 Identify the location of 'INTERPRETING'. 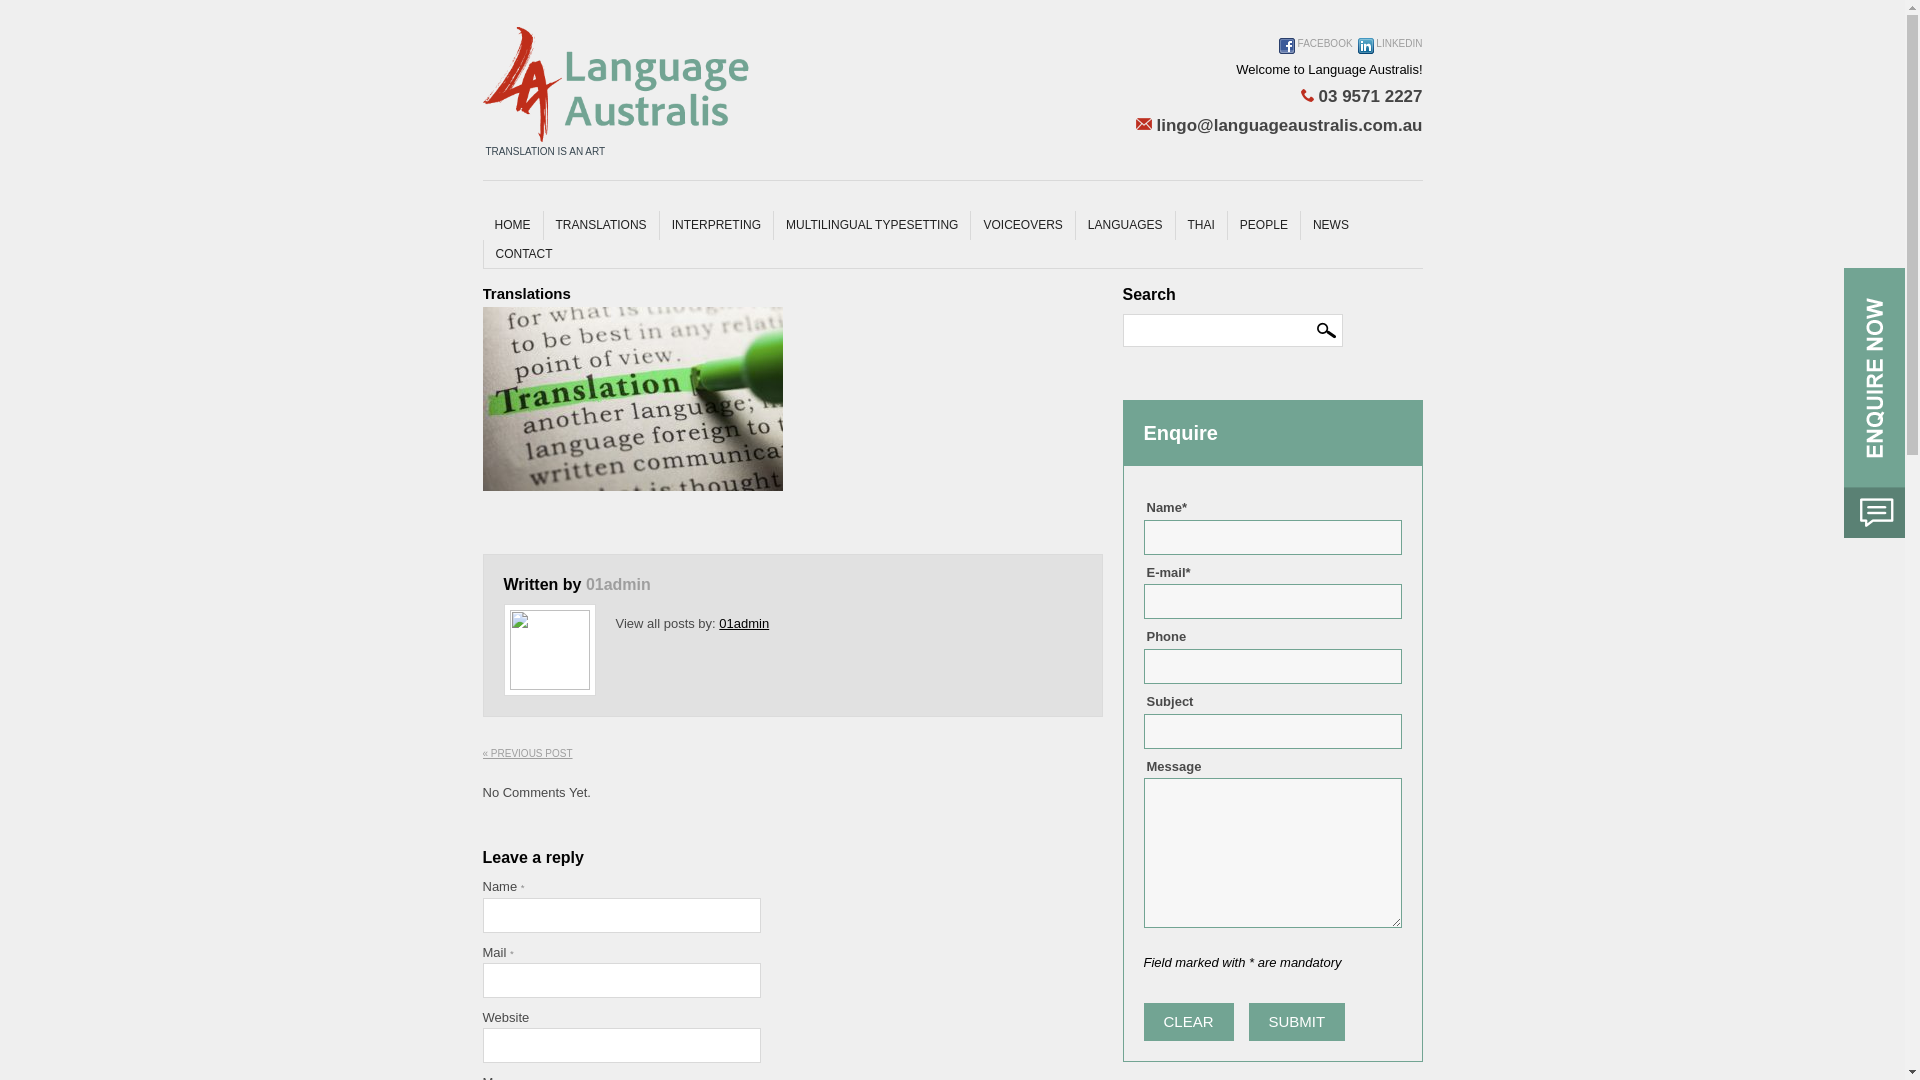
(715, 225).